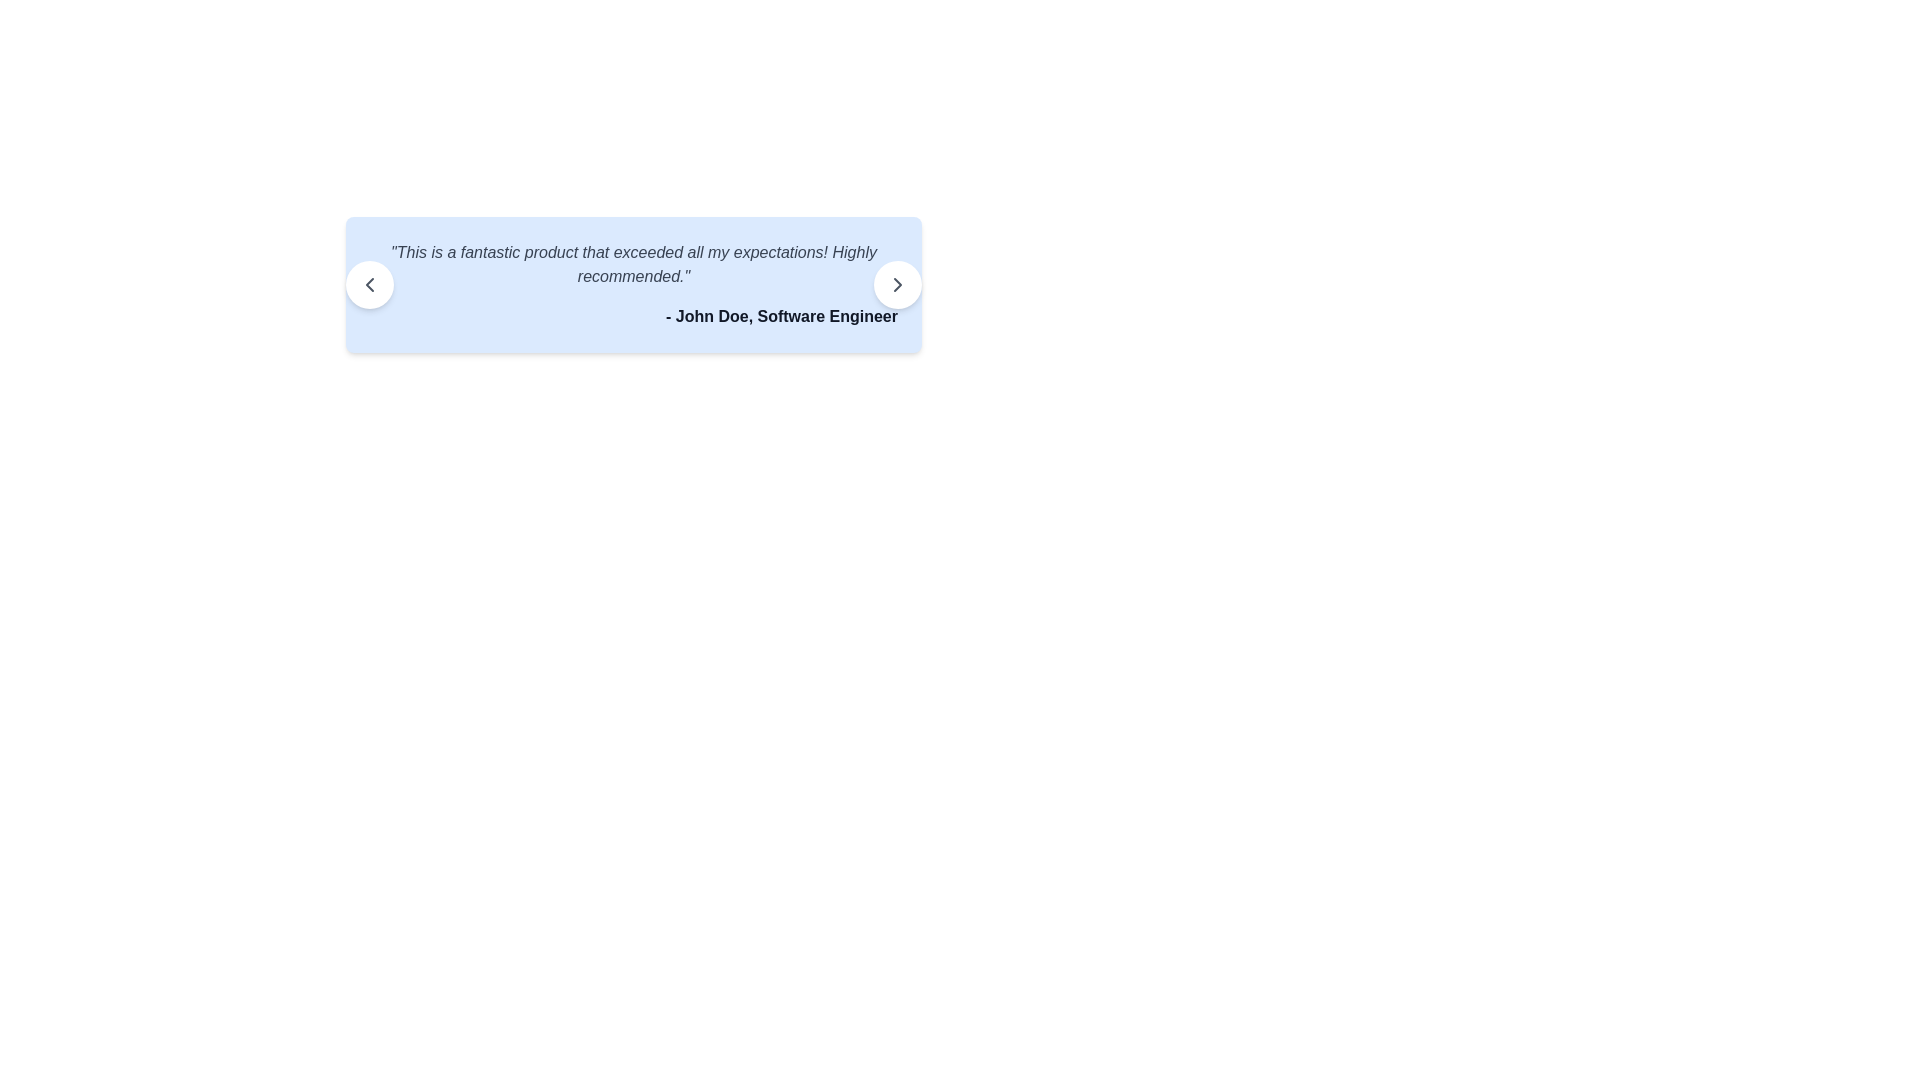  Describe the element at coordinates (896, 285) in the screenshot. I see `the 'next' navigation chevron icon located on the right side of the testimonial bubble` at that location.